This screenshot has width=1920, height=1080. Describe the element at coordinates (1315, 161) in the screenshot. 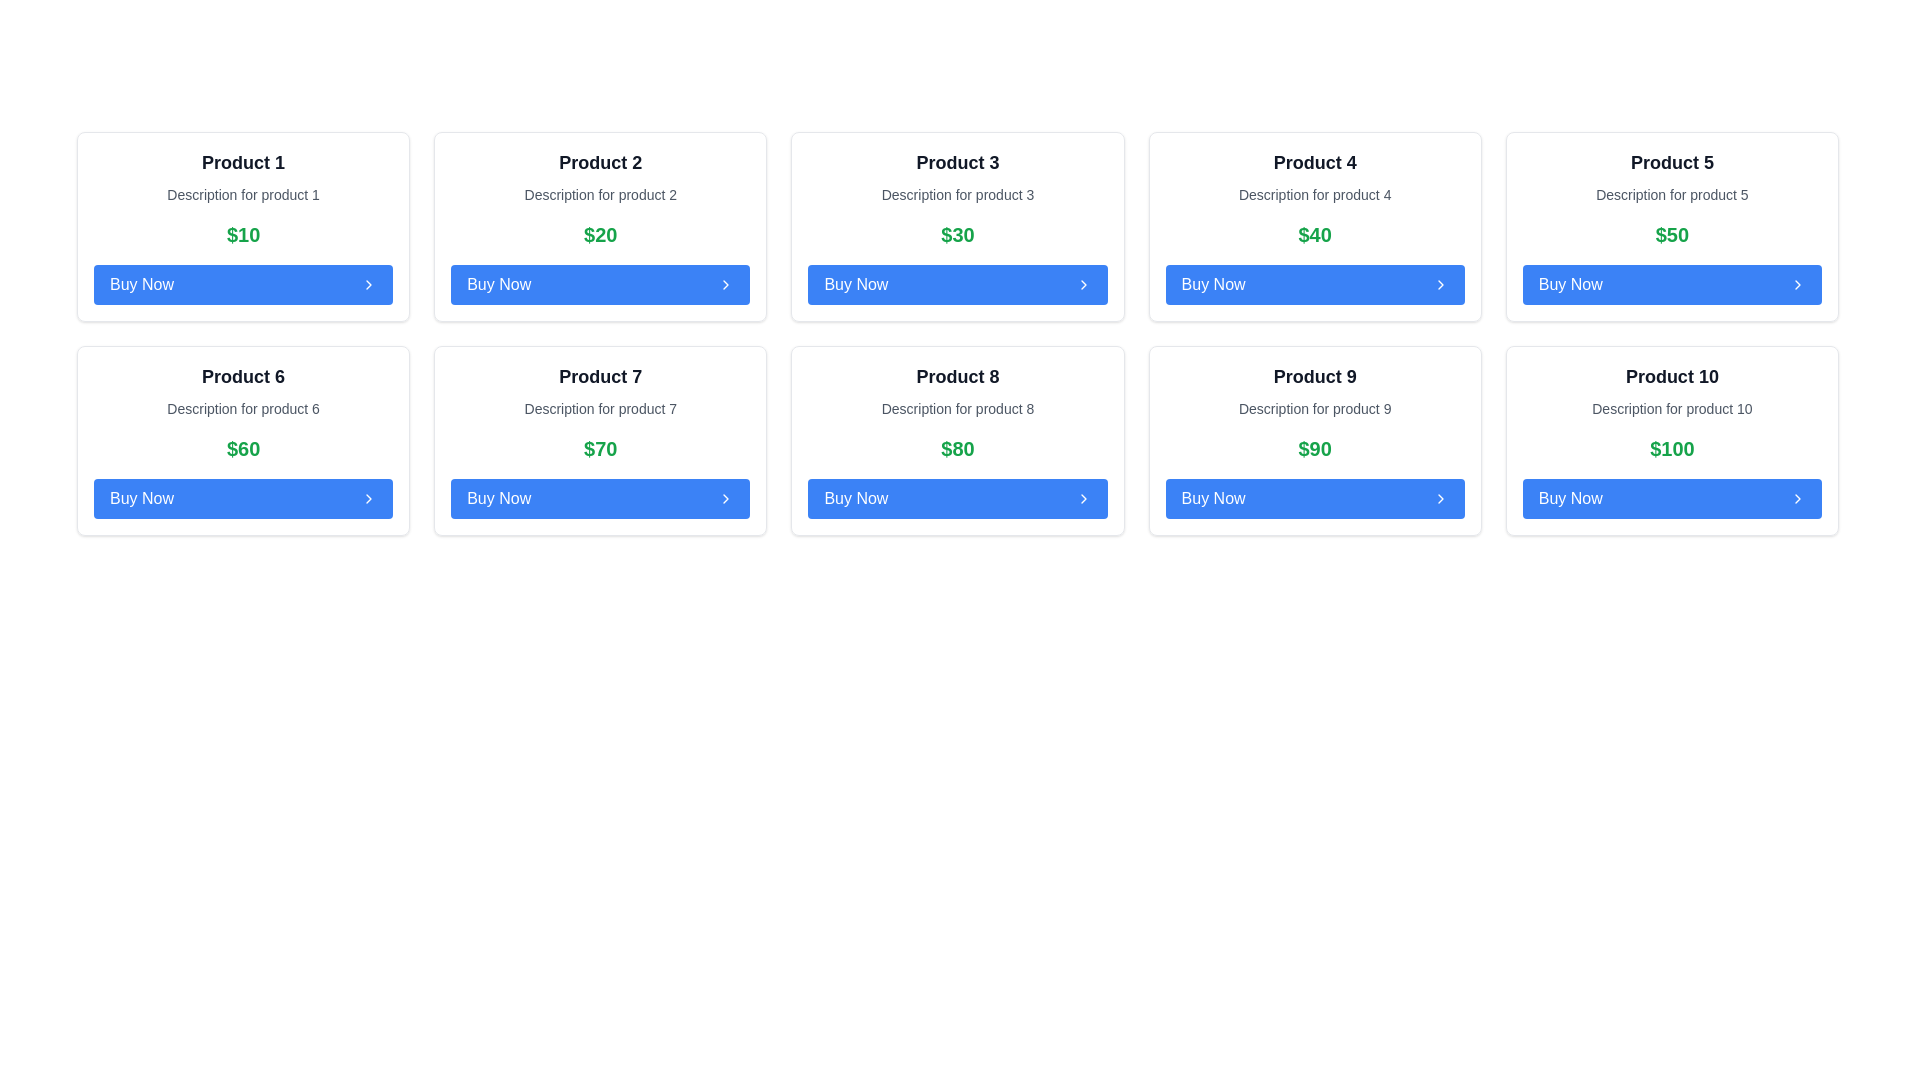

I see `the bold, large-sized text label displaying 'Product 4' in dark gray color, which is positioned at the top of the fourth card in the first row of the grid layout` at that location.